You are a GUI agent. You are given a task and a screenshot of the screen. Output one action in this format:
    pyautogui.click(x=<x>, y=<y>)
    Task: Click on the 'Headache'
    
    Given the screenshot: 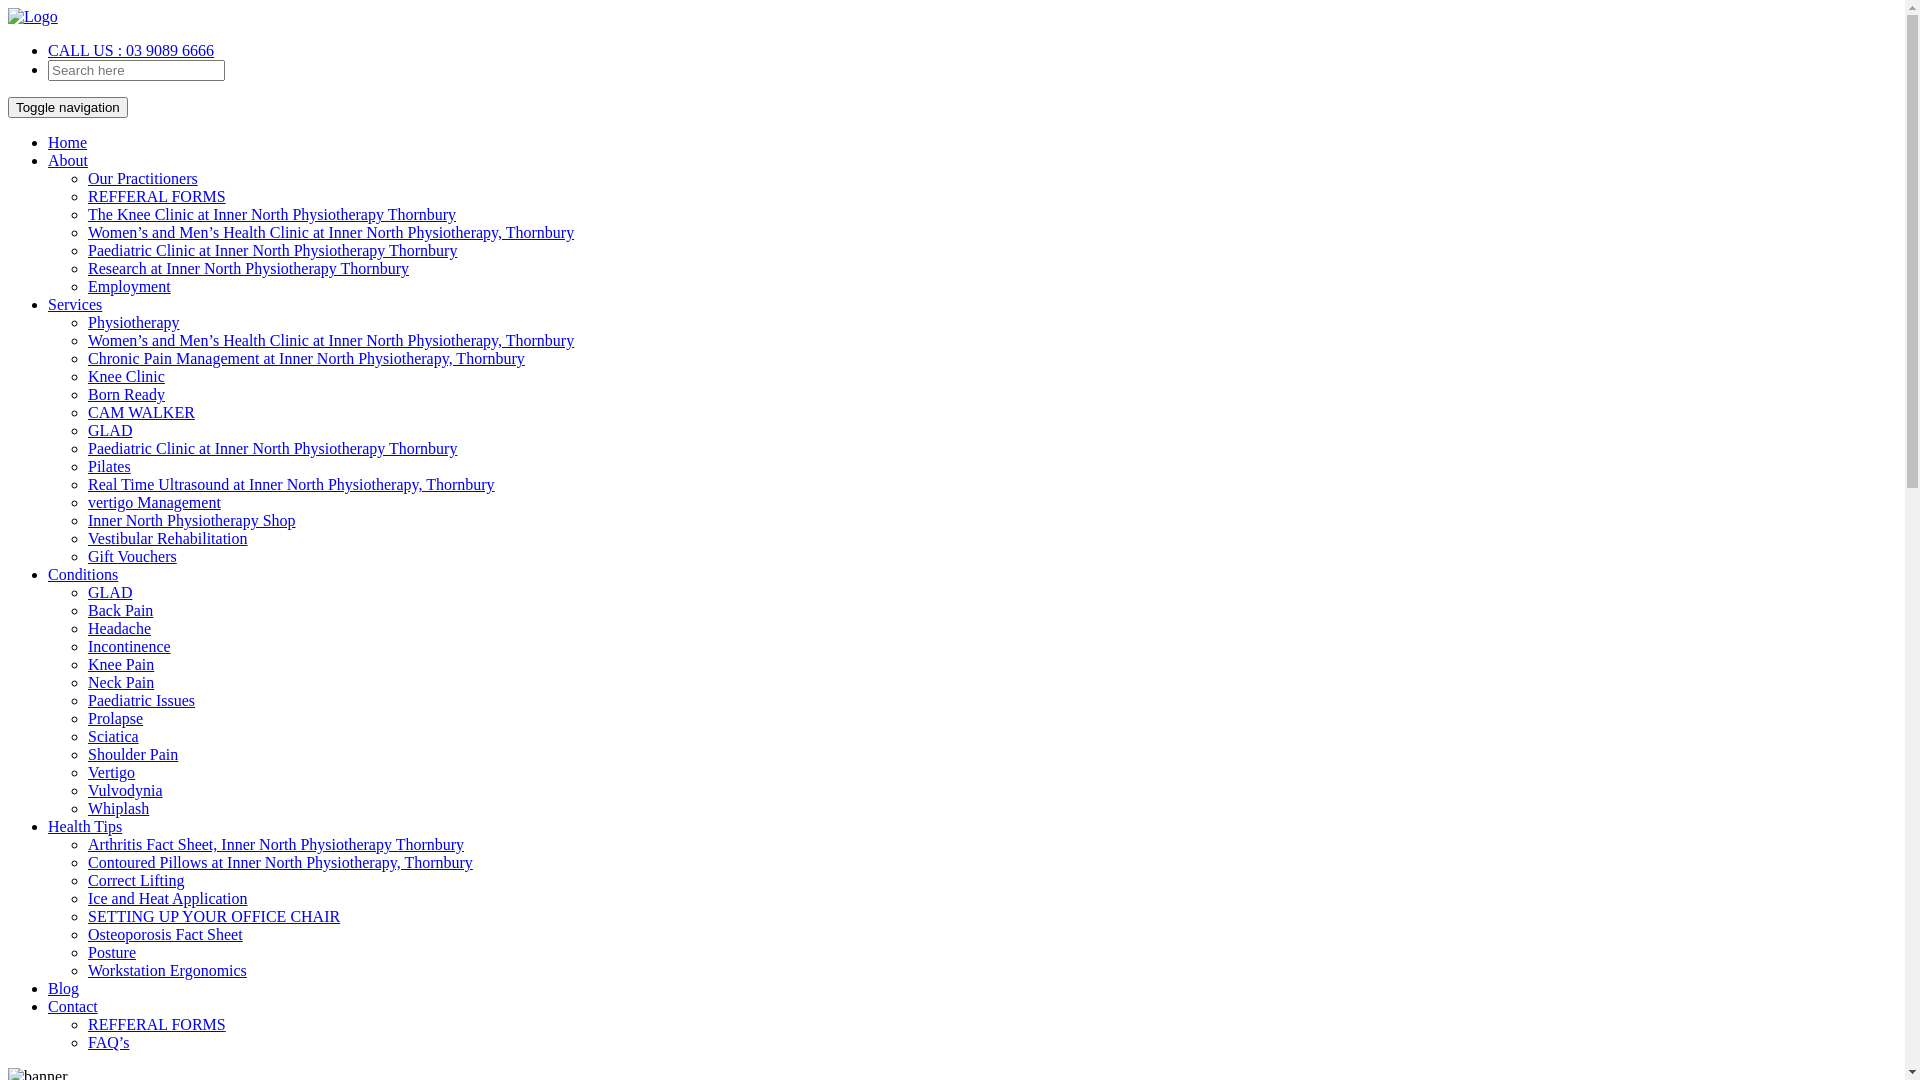 What is the action you would take?
    pyautogui.click(x=118, y=627)
    